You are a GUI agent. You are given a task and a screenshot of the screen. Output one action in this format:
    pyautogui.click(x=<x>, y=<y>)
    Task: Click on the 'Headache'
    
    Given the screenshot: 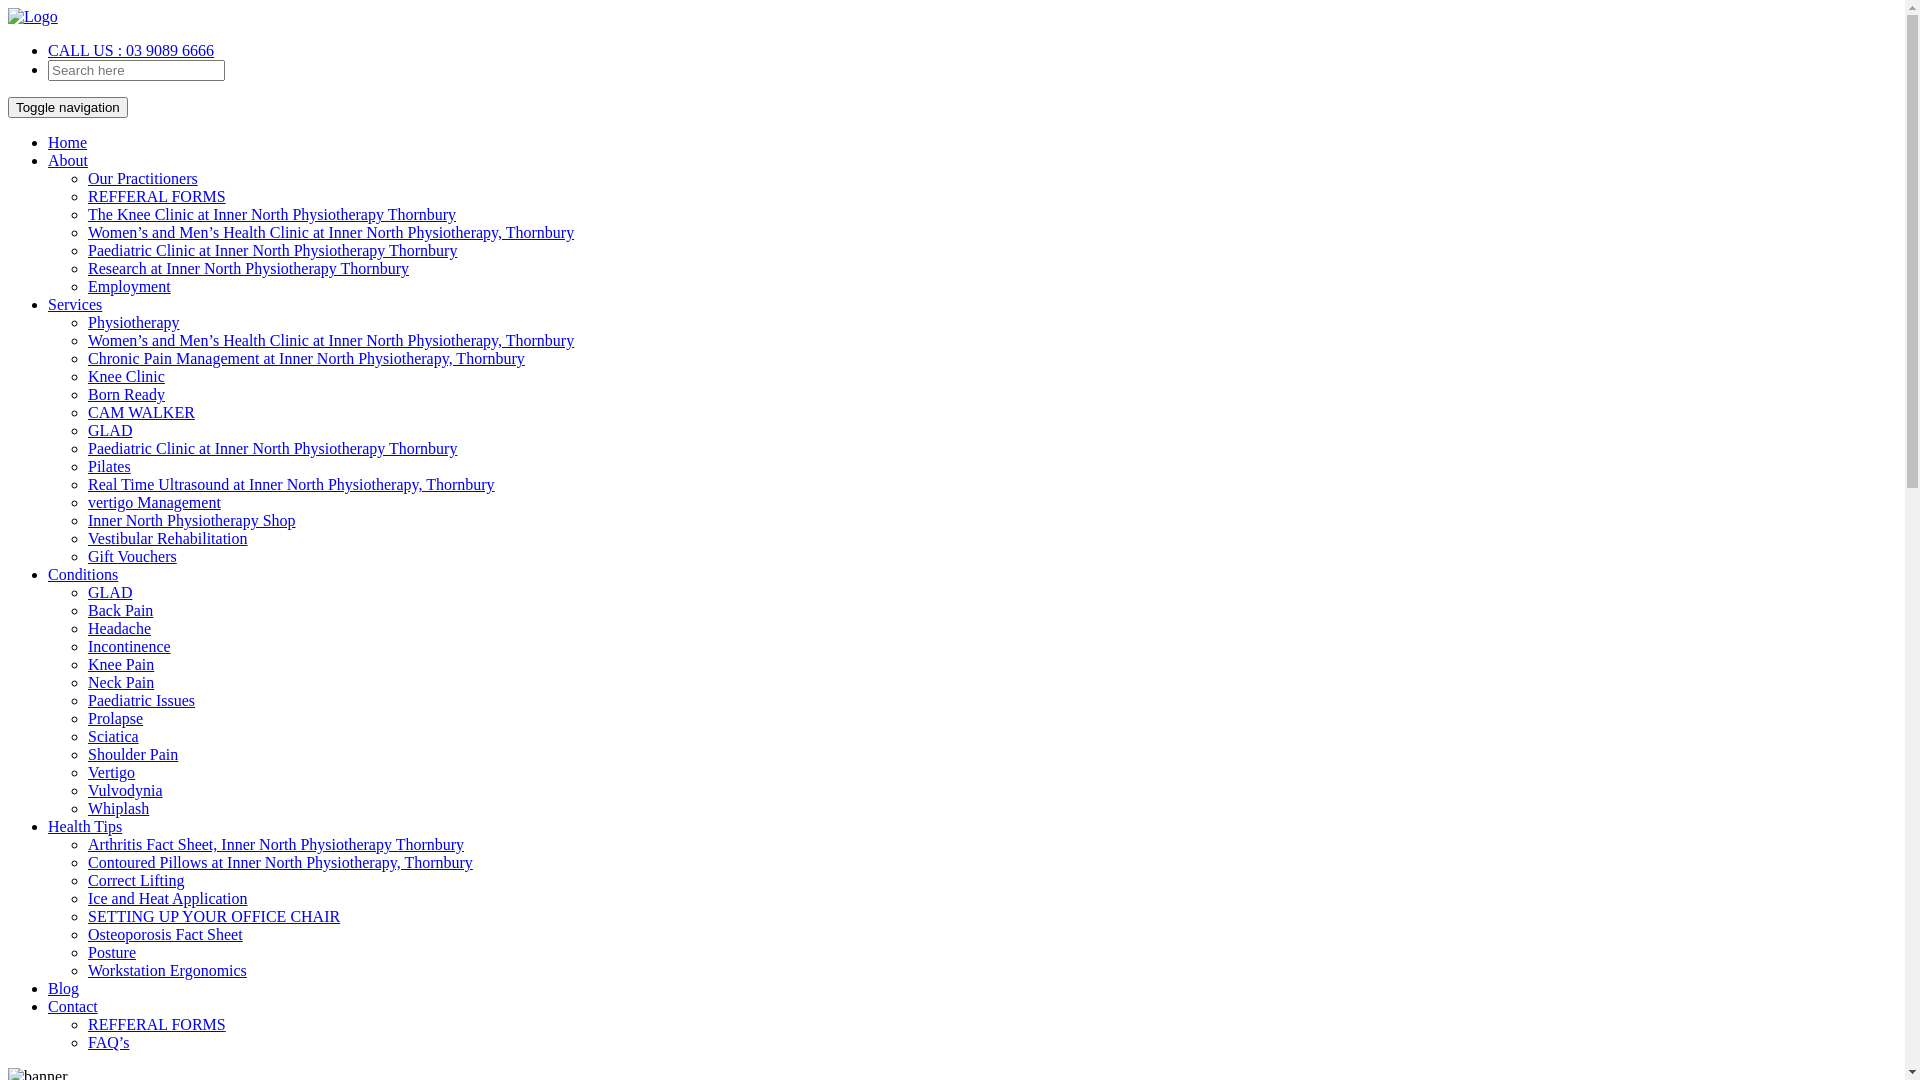 What is the action you would take?
    pyautogui.click(x=118, y=627)
    